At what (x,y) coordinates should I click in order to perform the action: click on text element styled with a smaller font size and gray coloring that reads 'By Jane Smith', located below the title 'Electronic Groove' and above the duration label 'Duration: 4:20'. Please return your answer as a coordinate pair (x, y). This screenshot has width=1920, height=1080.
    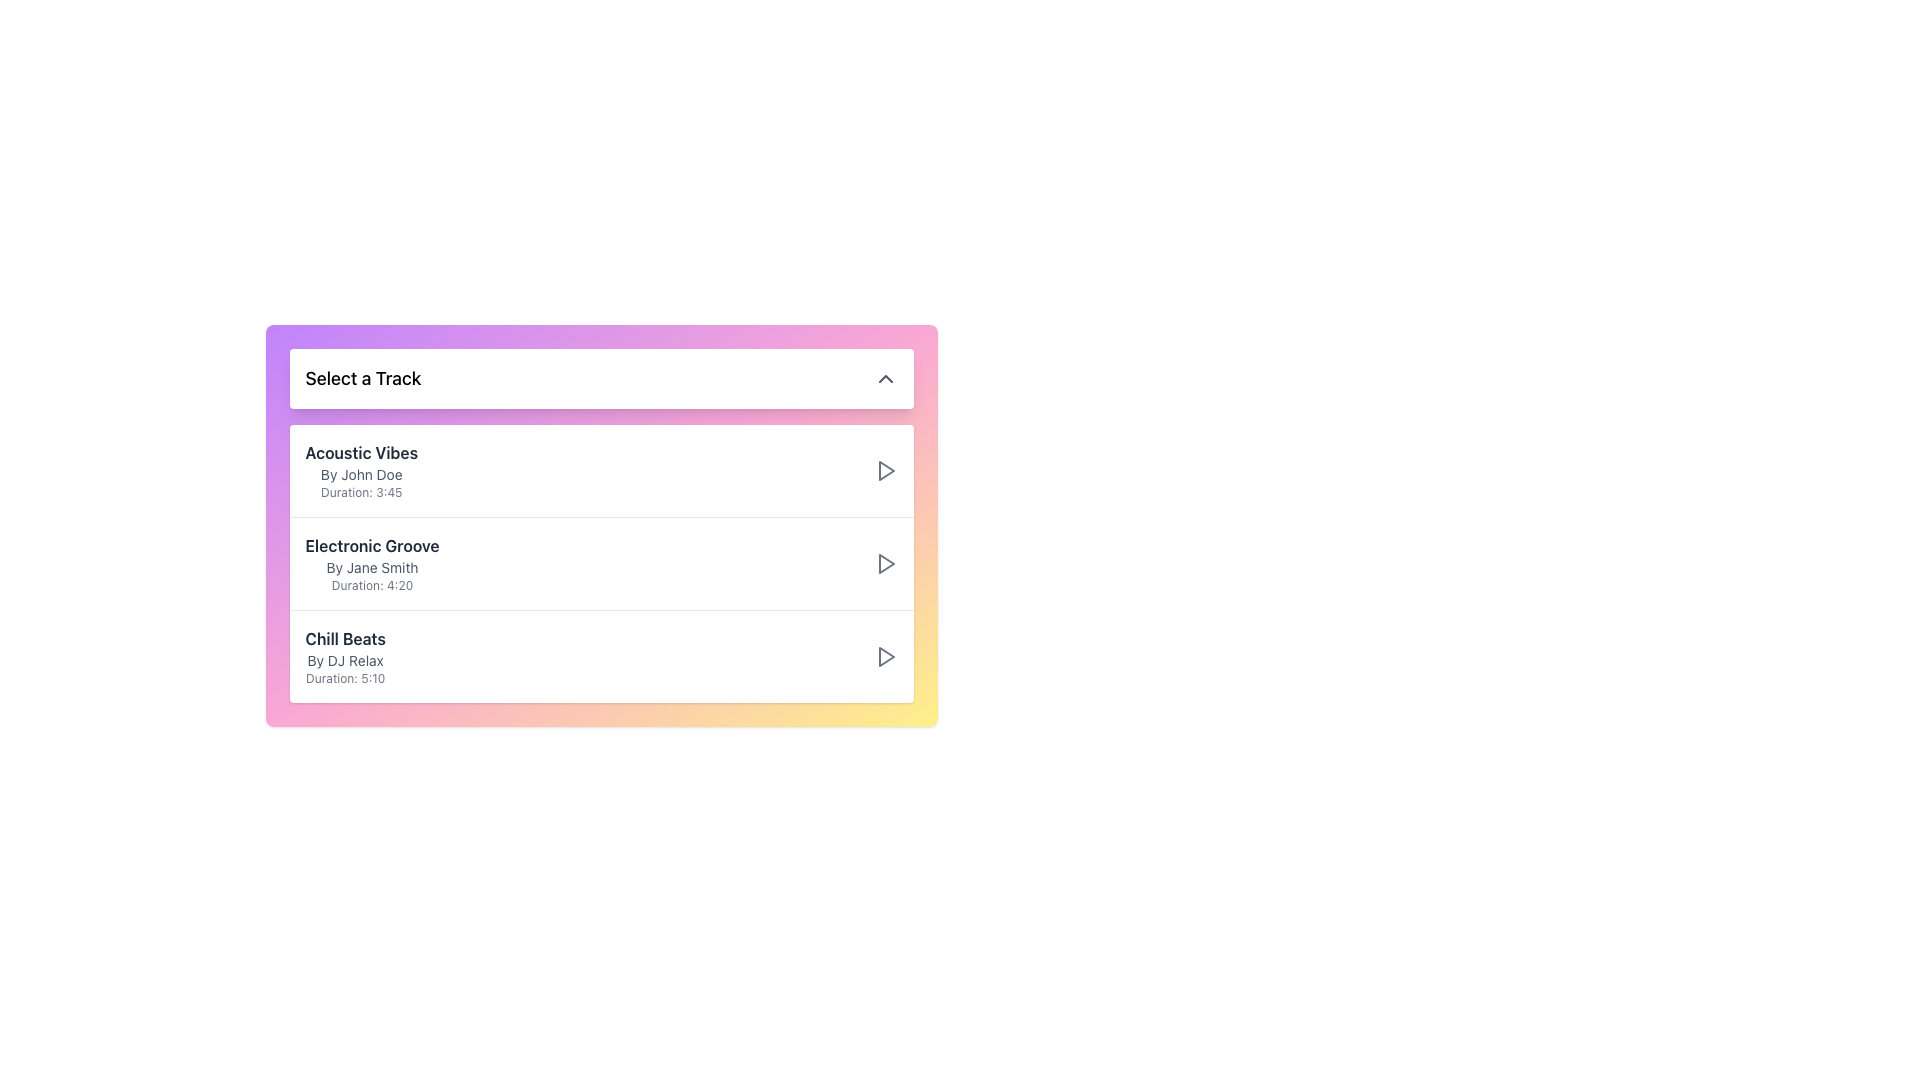
    Looking at the image, I should click on (372, 567).